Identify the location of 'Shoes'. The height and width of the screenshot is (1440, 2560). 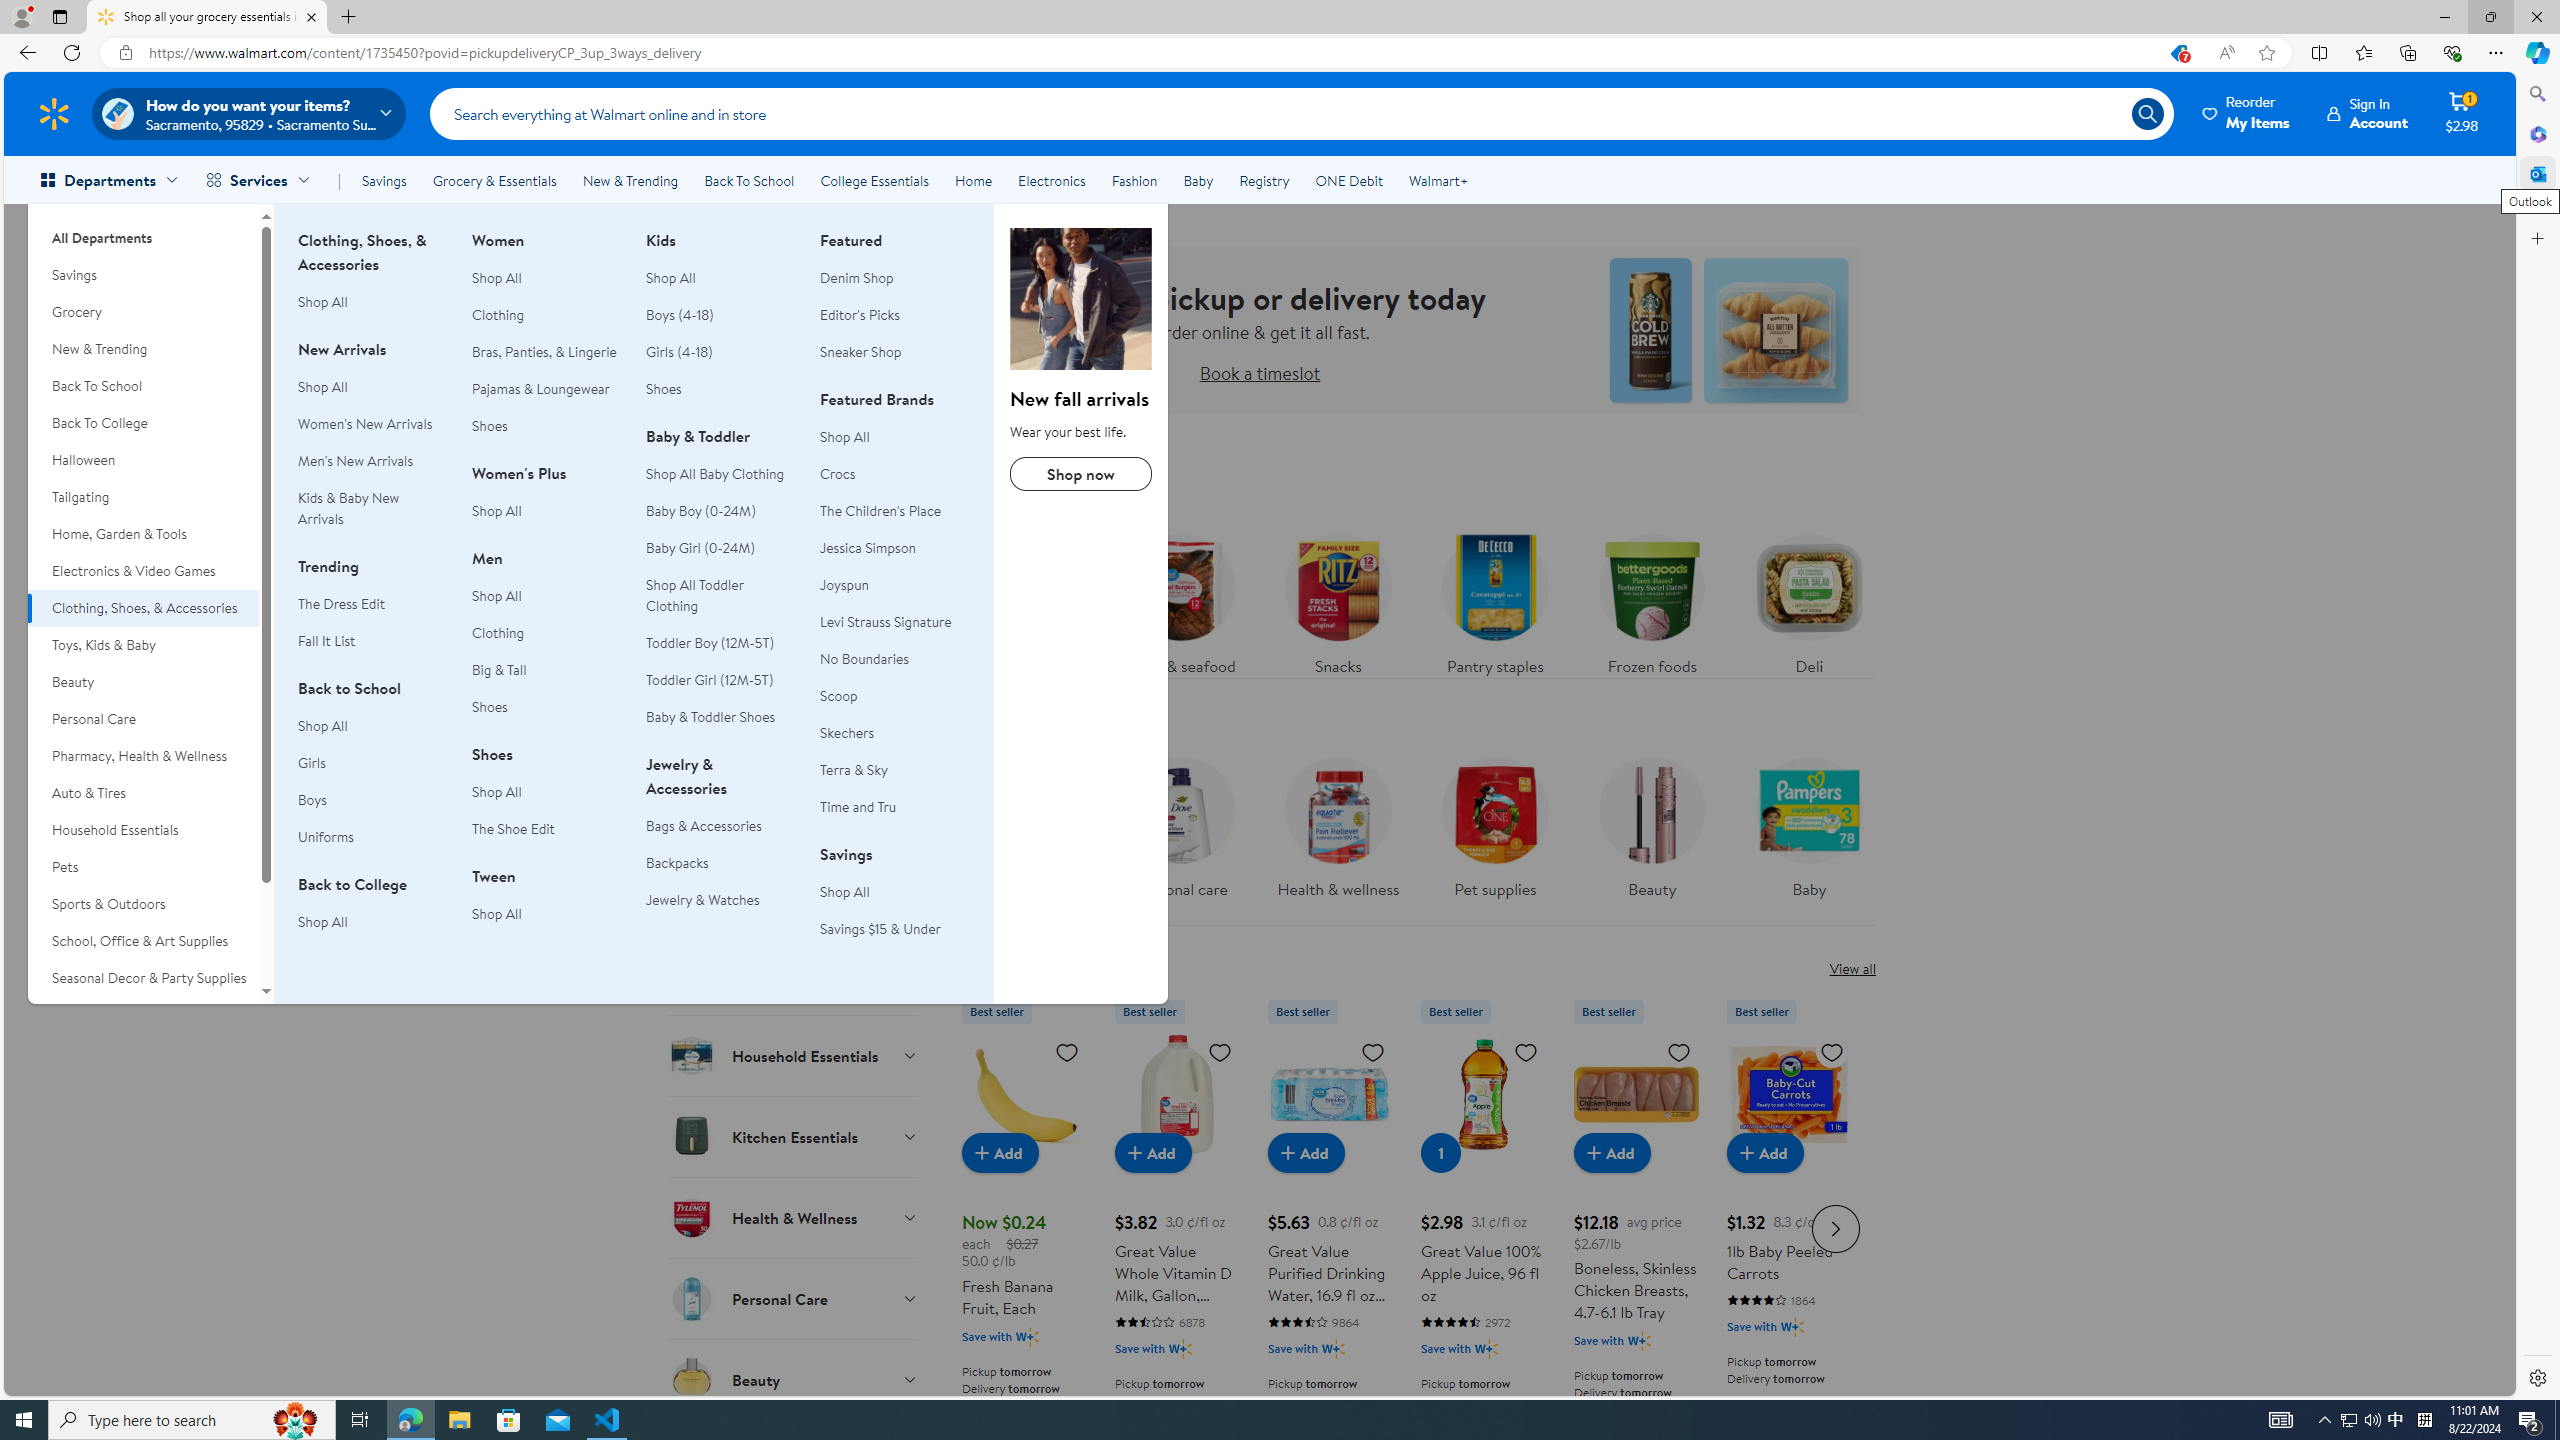
(663, 387).